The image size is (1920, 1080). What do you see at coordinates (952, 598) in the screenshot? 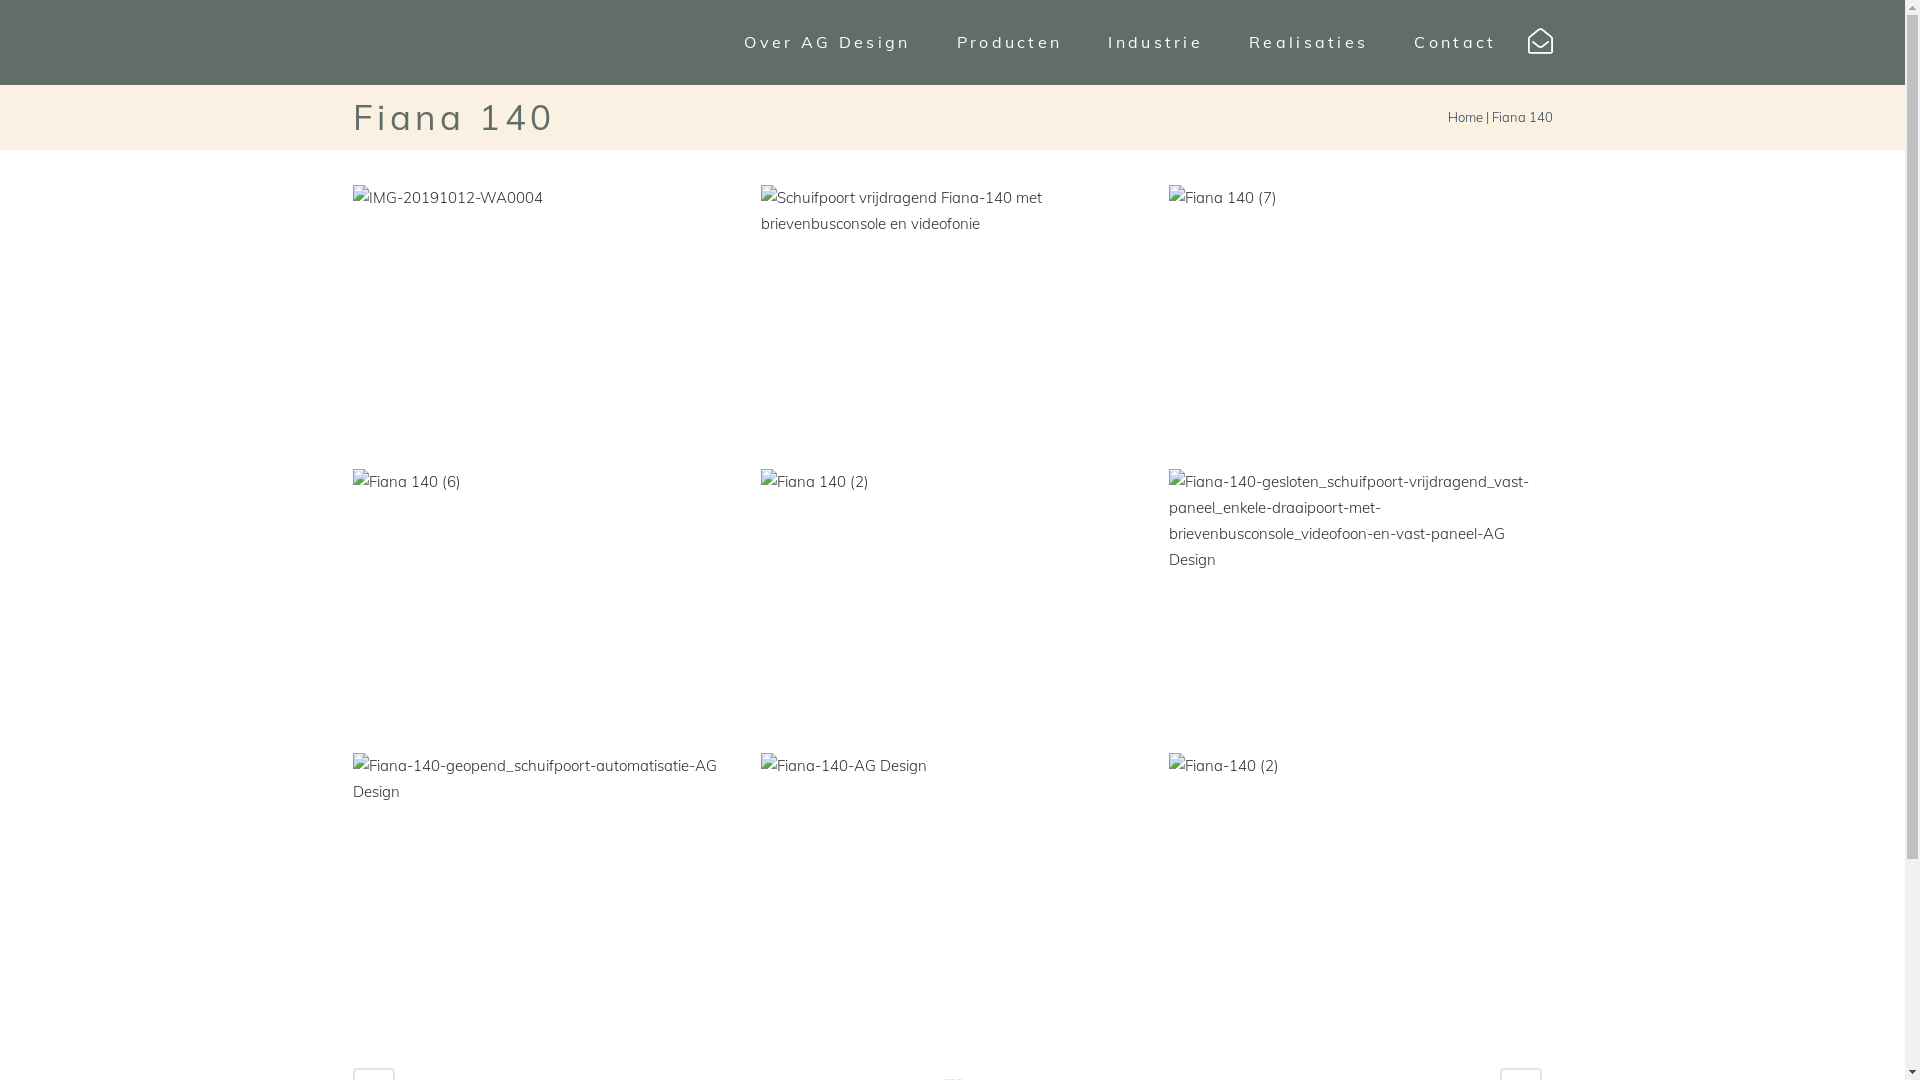
I see `'Fiana 140 (2)'` at bounding box center [952, 598].